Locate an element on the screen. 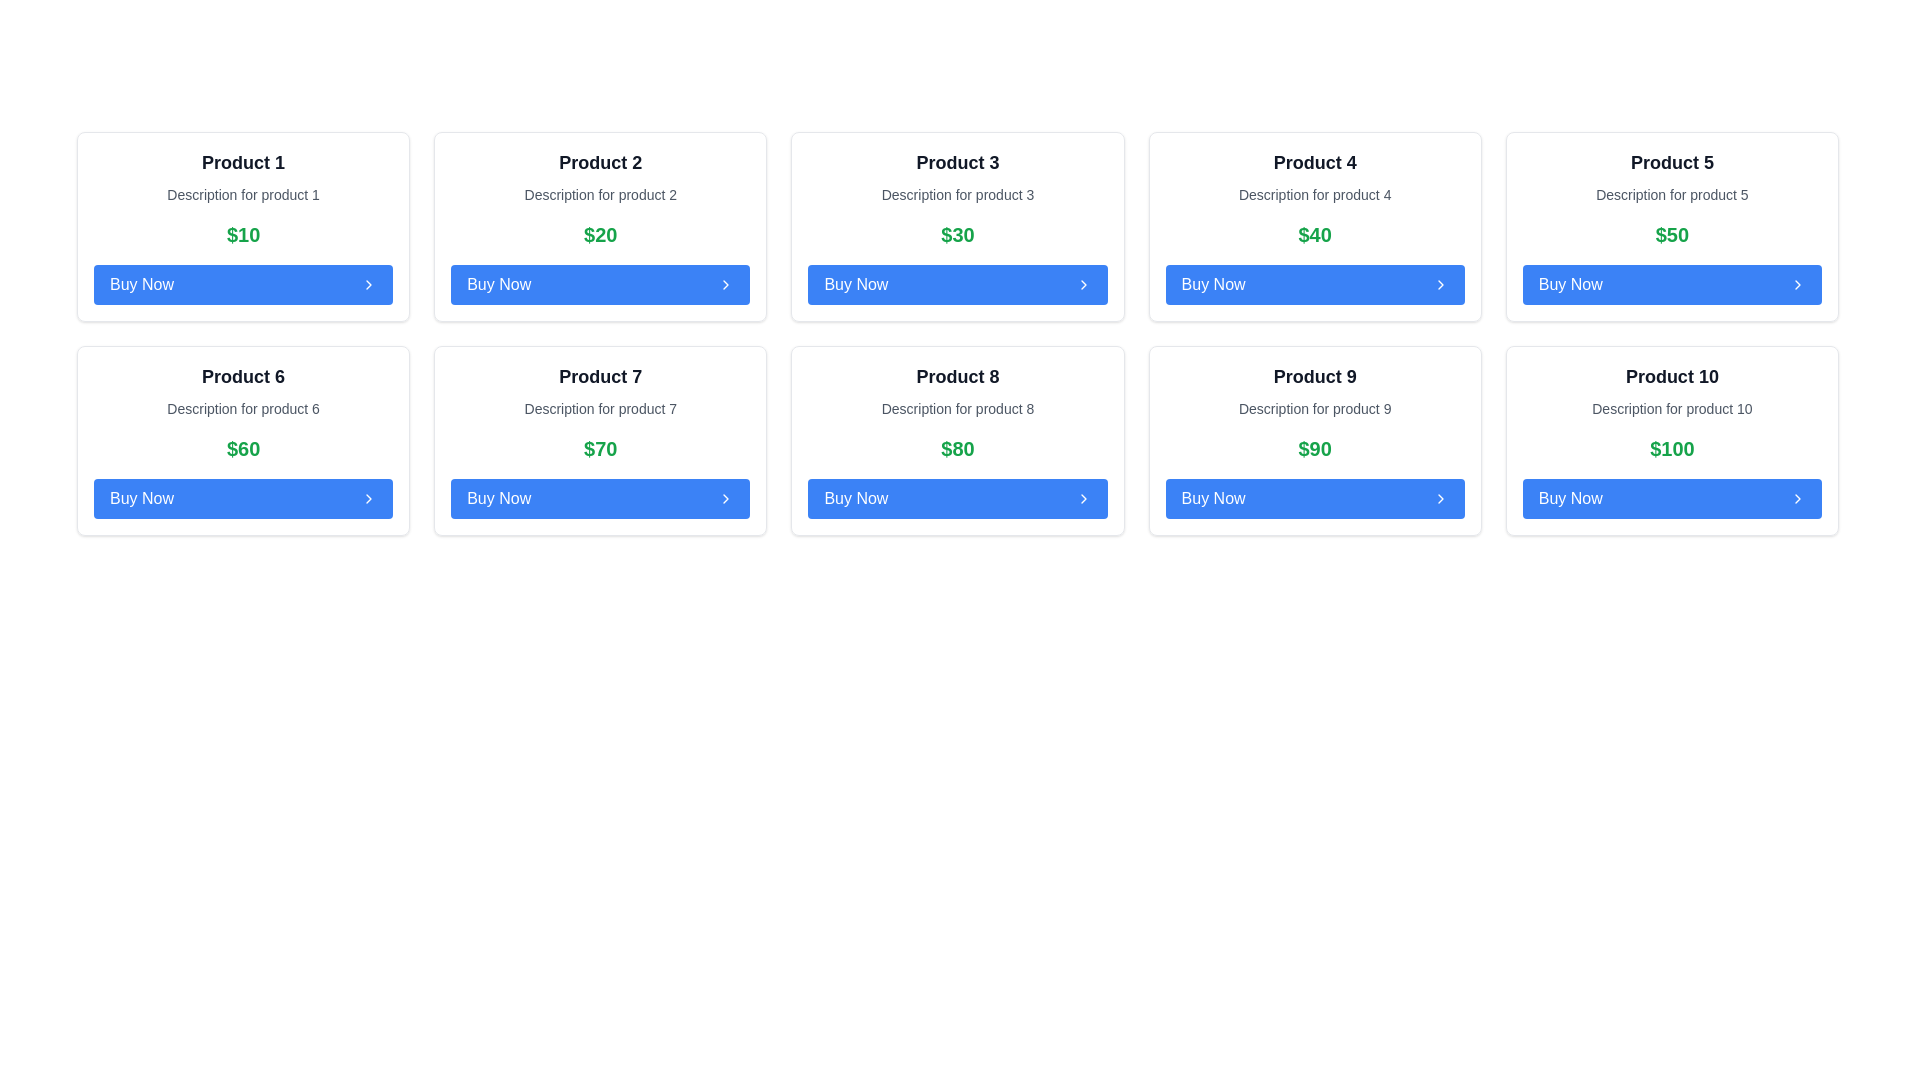 This screenshot has height=1080, width=1920. the green text label displaying '$50' that is centrally aligned in the fifth card from the left, positioned between the product description and the 'Buy Now' button is located at coordinates (1672, 234).